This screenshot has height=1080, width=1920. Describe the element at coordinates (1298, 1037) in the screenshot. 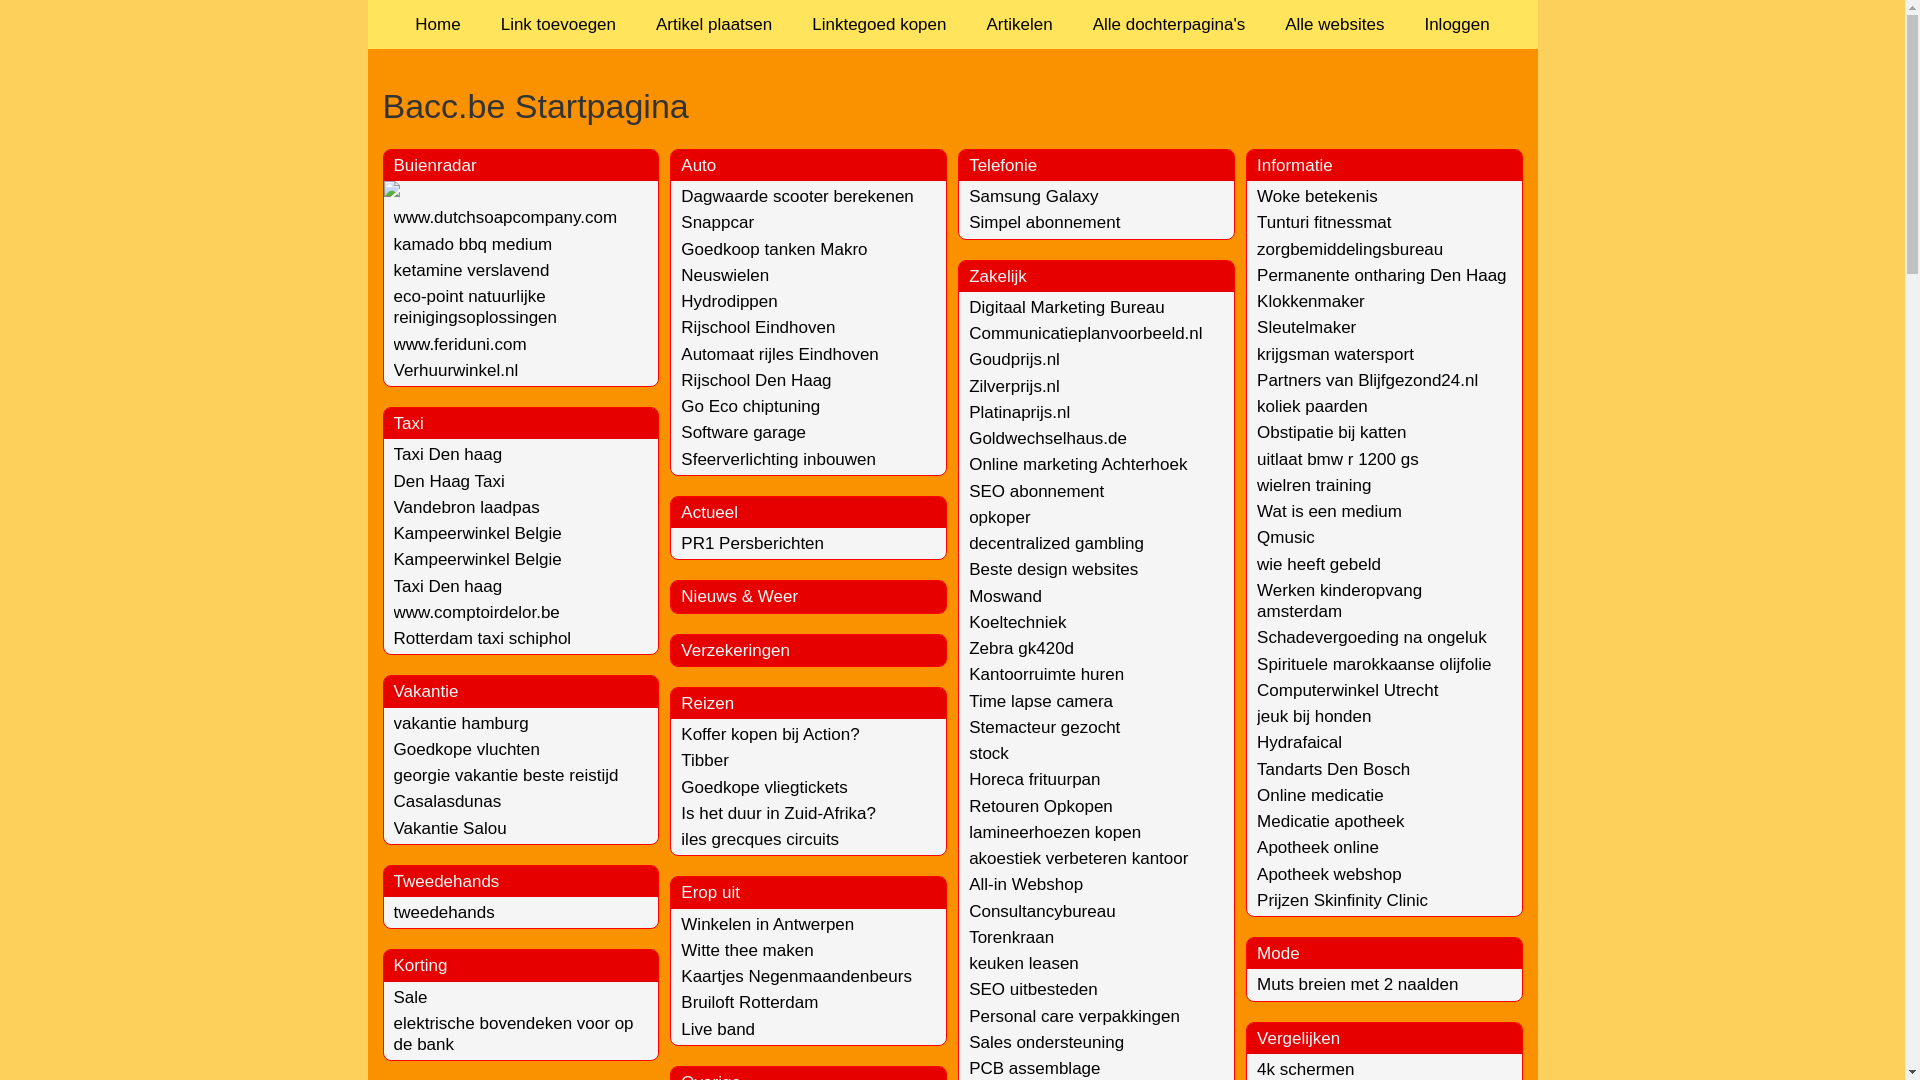

I see `'Vergelijken'` at that location.